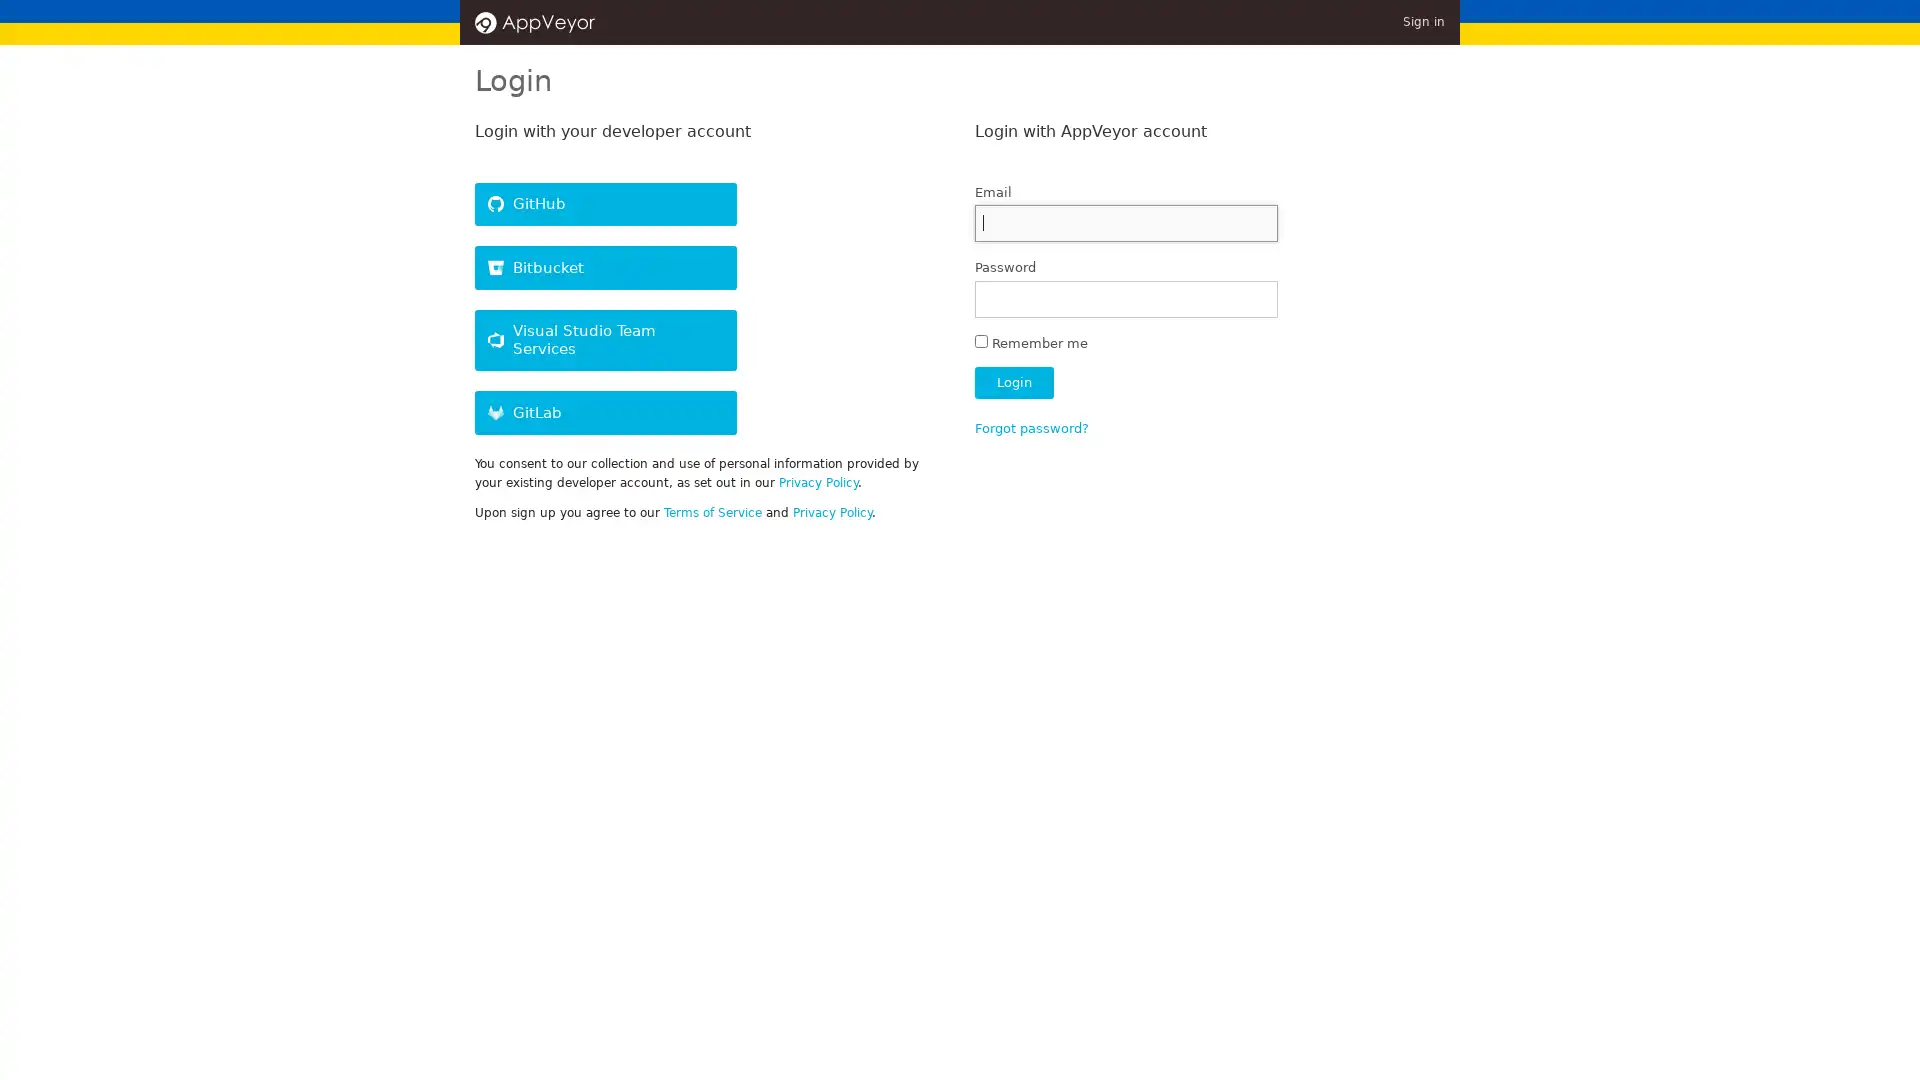 This screenshot has height=1080, width=1920. What do you see at coordinates (1013, 382) in the screenshot?
I see `Login` at bounding box center [1013, 382].